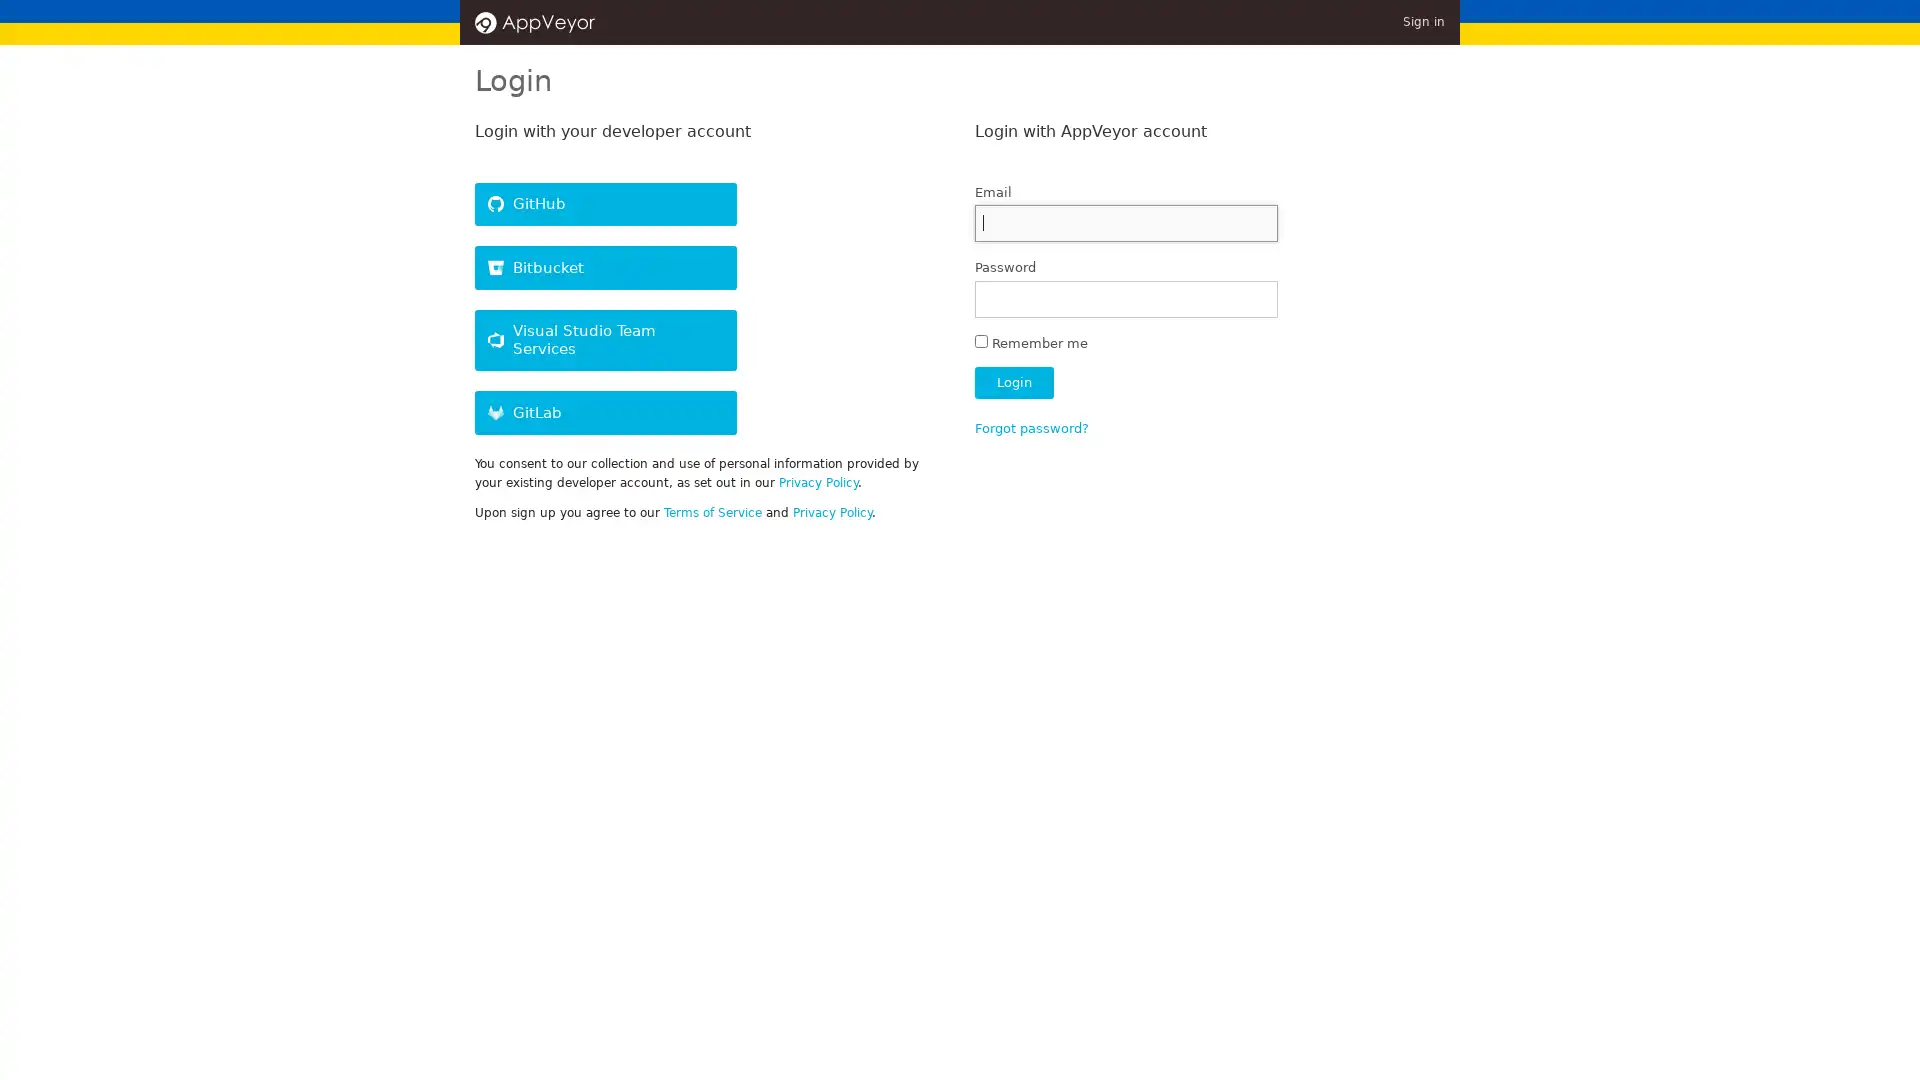 This screenshot has height=1080, width=1920. What do you see at coordinates (1013, 382) in the screenshot?
I see `Login` at bounding box center [1013, 382].